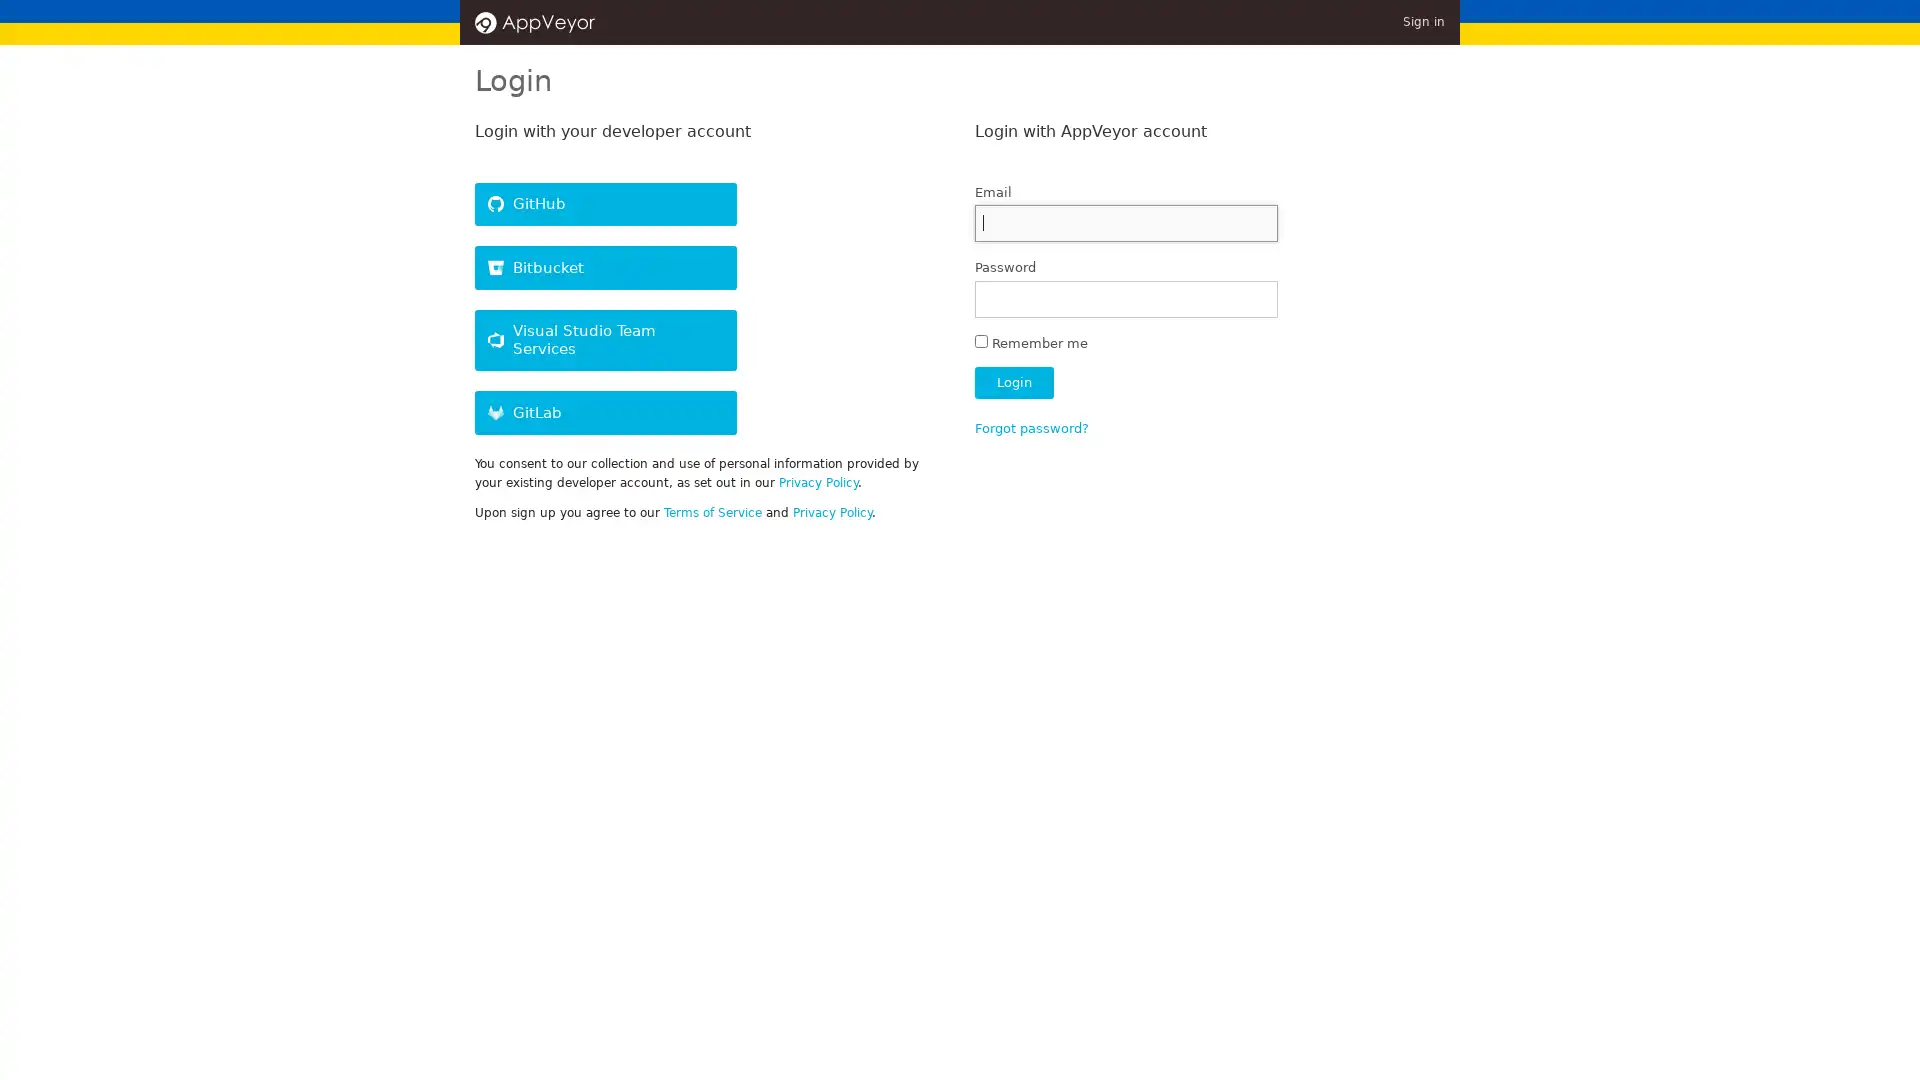 This screenshot has height=1080, width=1920. What do you see at coordinates (1013, 382) in the screenshot?
I see `Login` at bounding box center [1013, 382].